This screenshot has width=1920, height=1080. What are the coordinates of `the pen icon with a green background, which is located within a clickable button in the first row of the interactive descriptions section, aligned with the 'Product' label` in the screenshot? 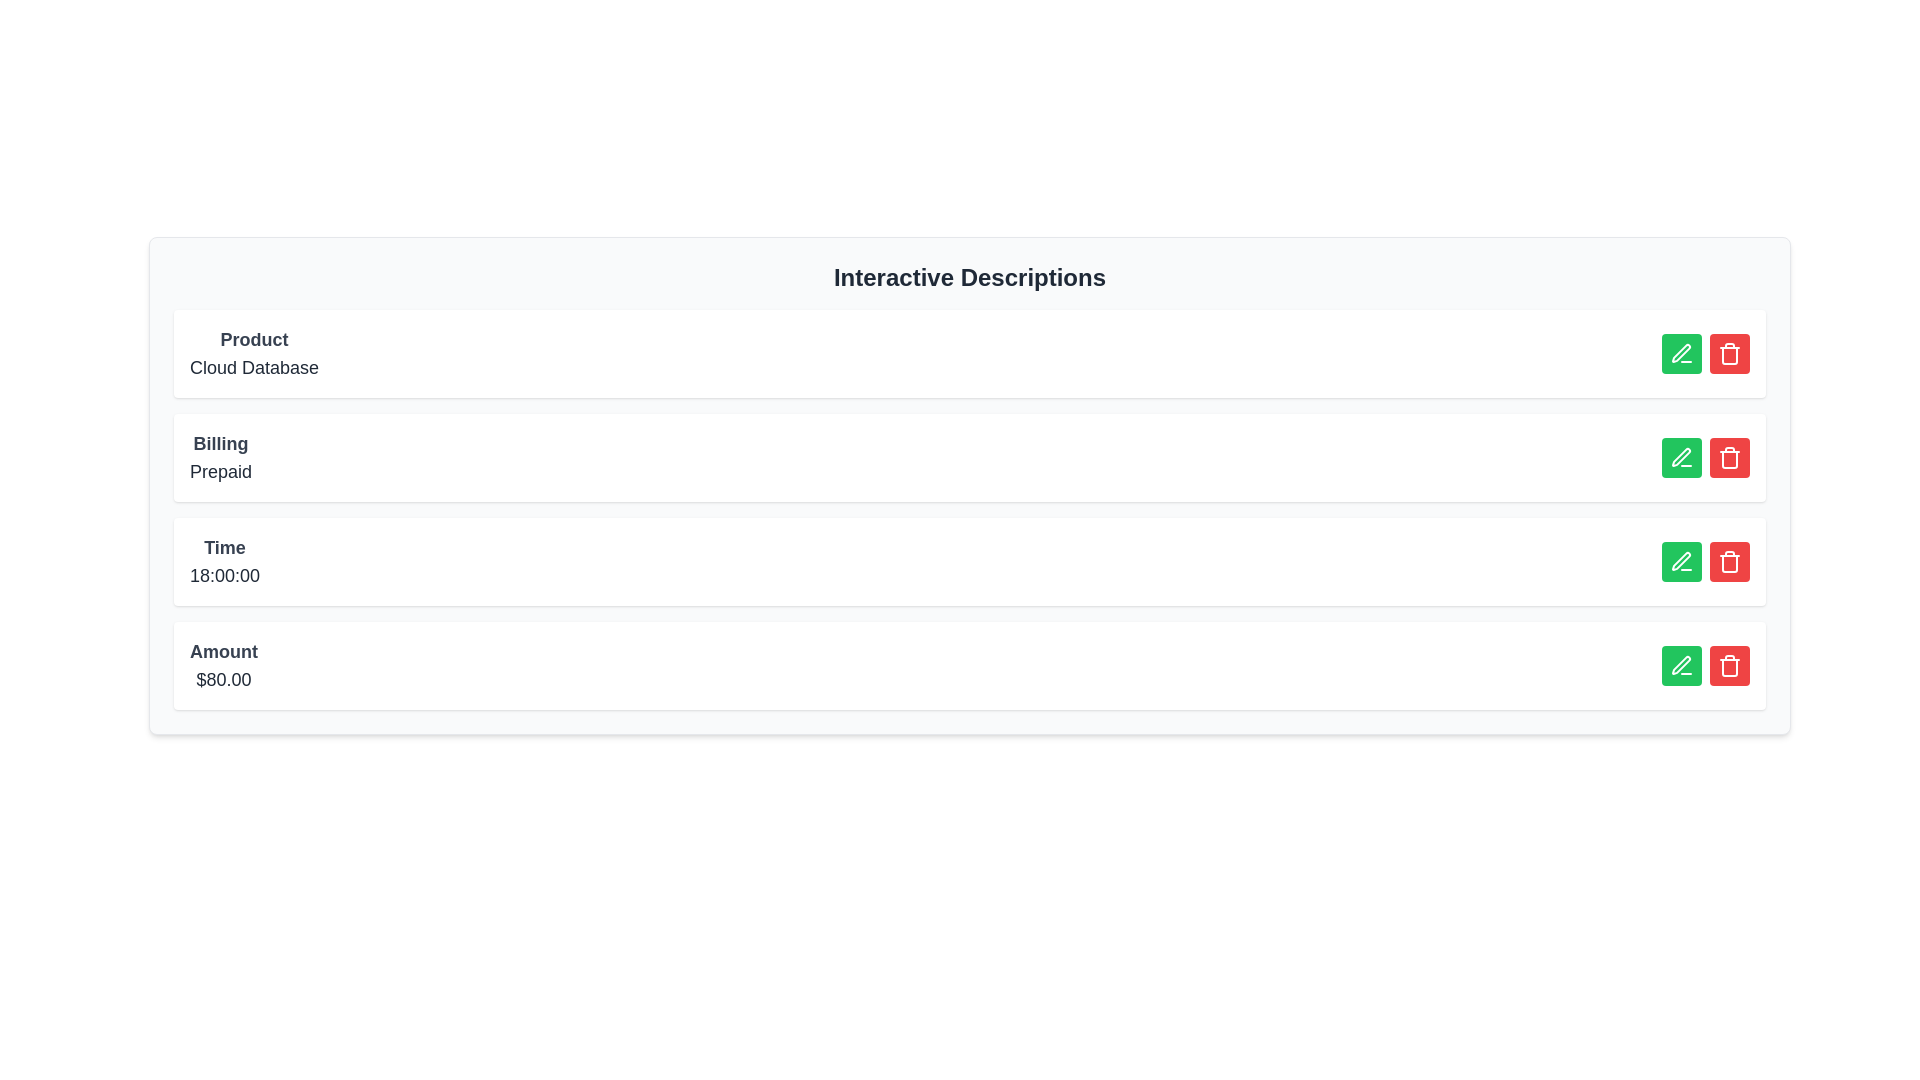 It's located at (1680, 353).